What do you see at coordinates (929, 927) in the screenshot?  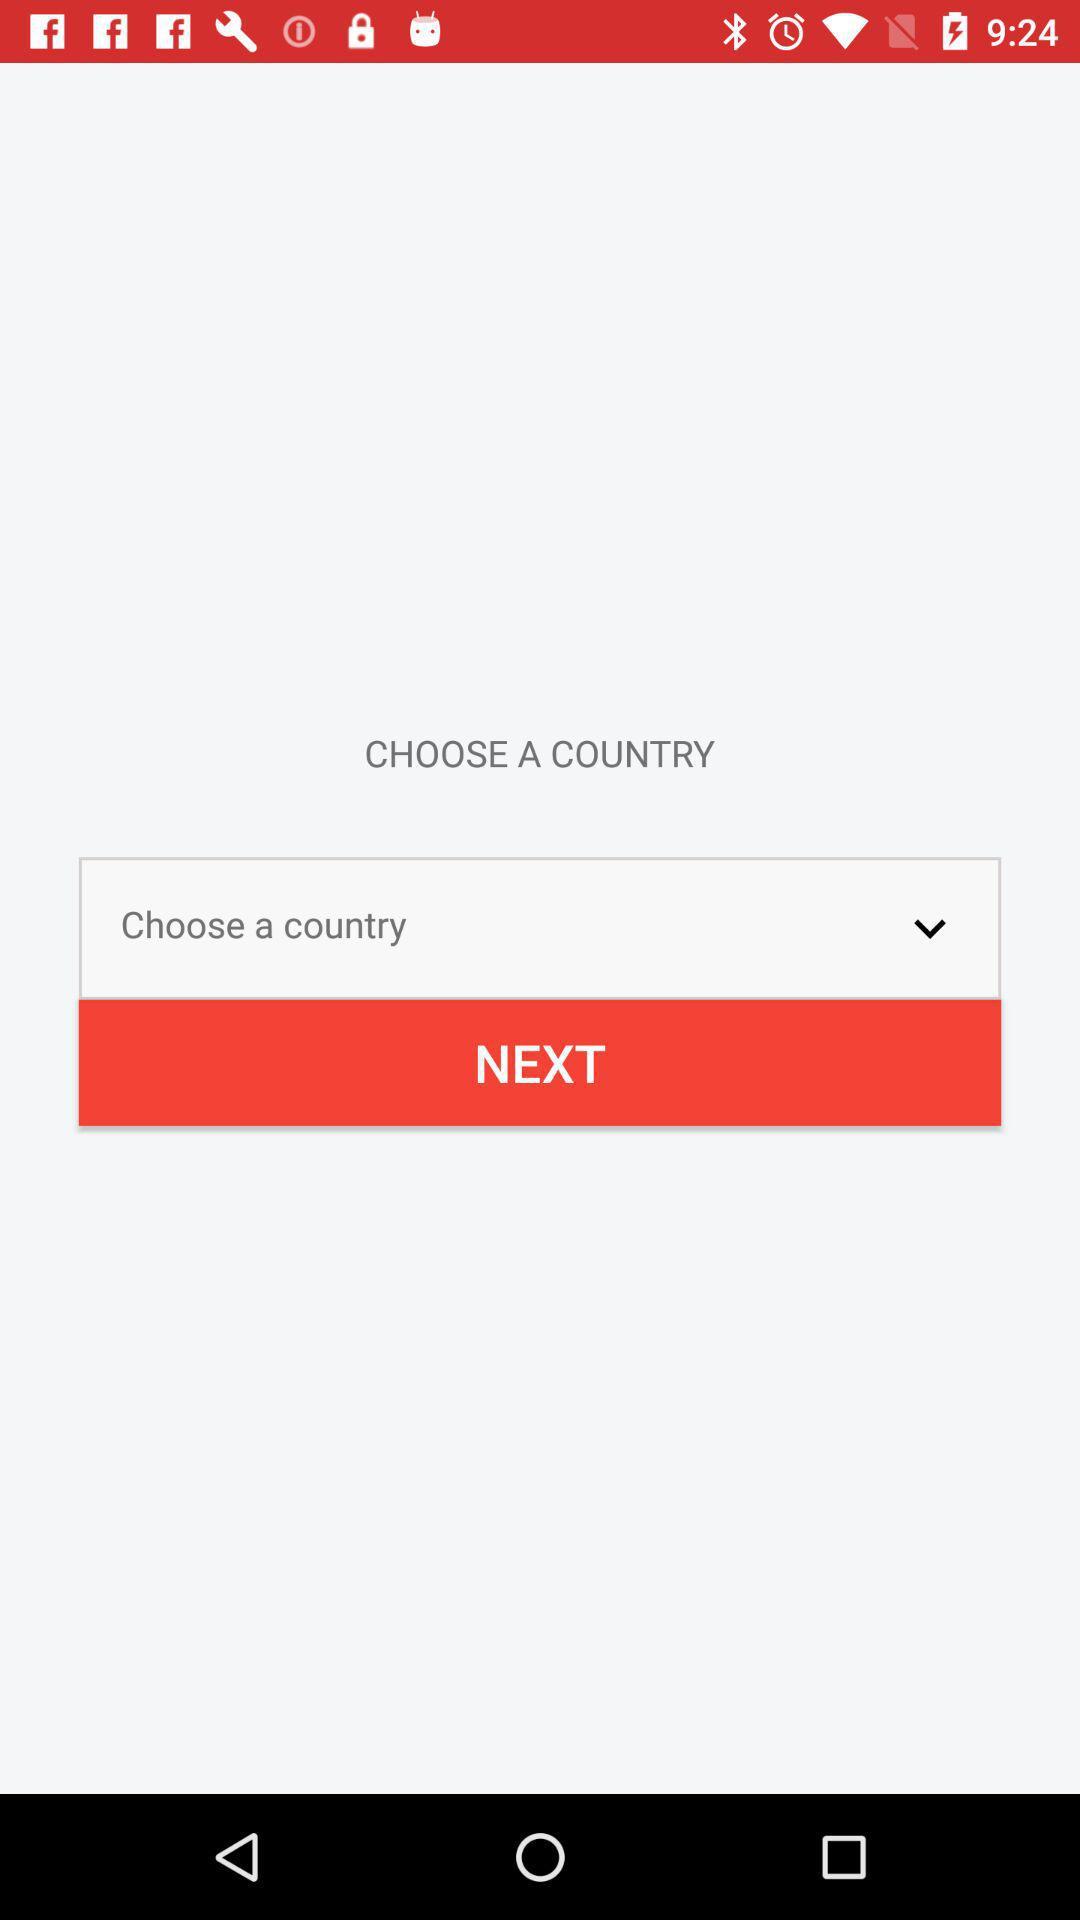 I see `the icon above the next icon` at bounding box center [929, 927].